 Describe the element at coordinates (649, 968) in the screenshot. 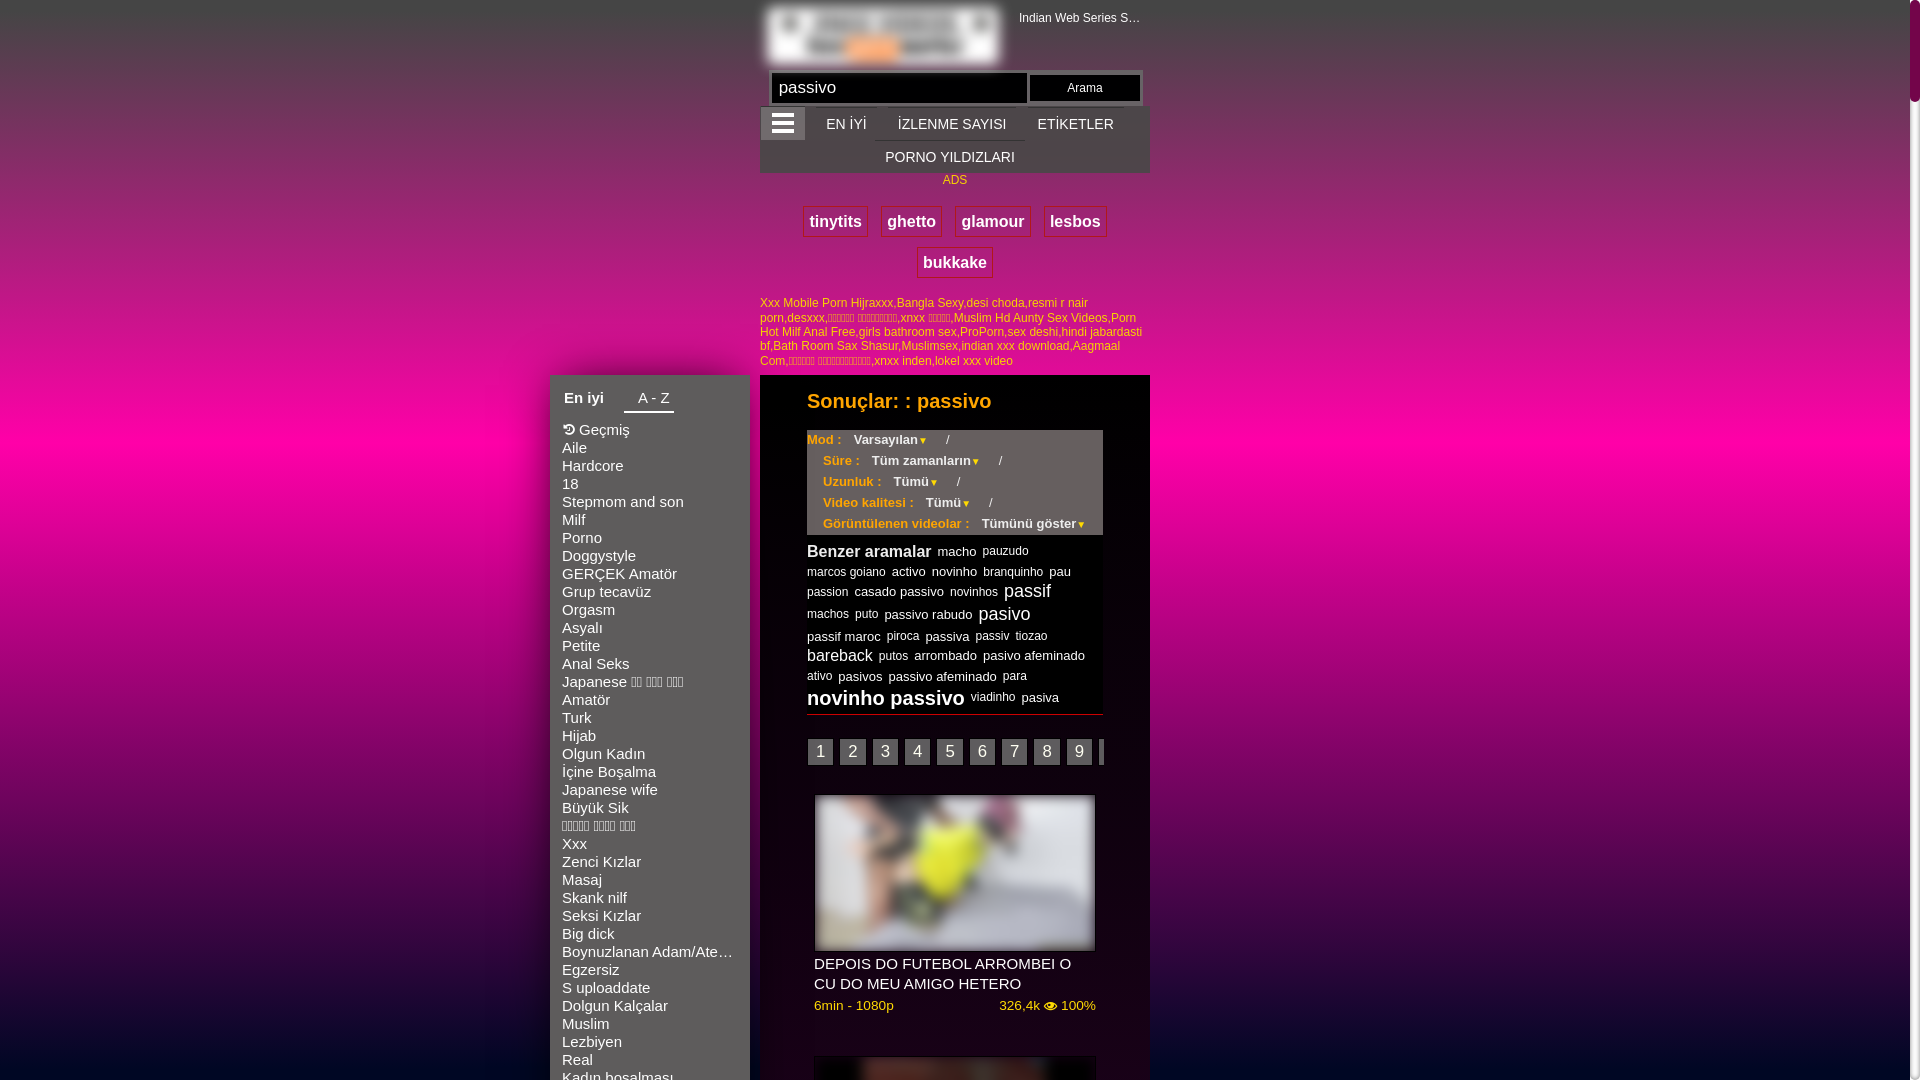

I see `'Egzersiz'` at that location.